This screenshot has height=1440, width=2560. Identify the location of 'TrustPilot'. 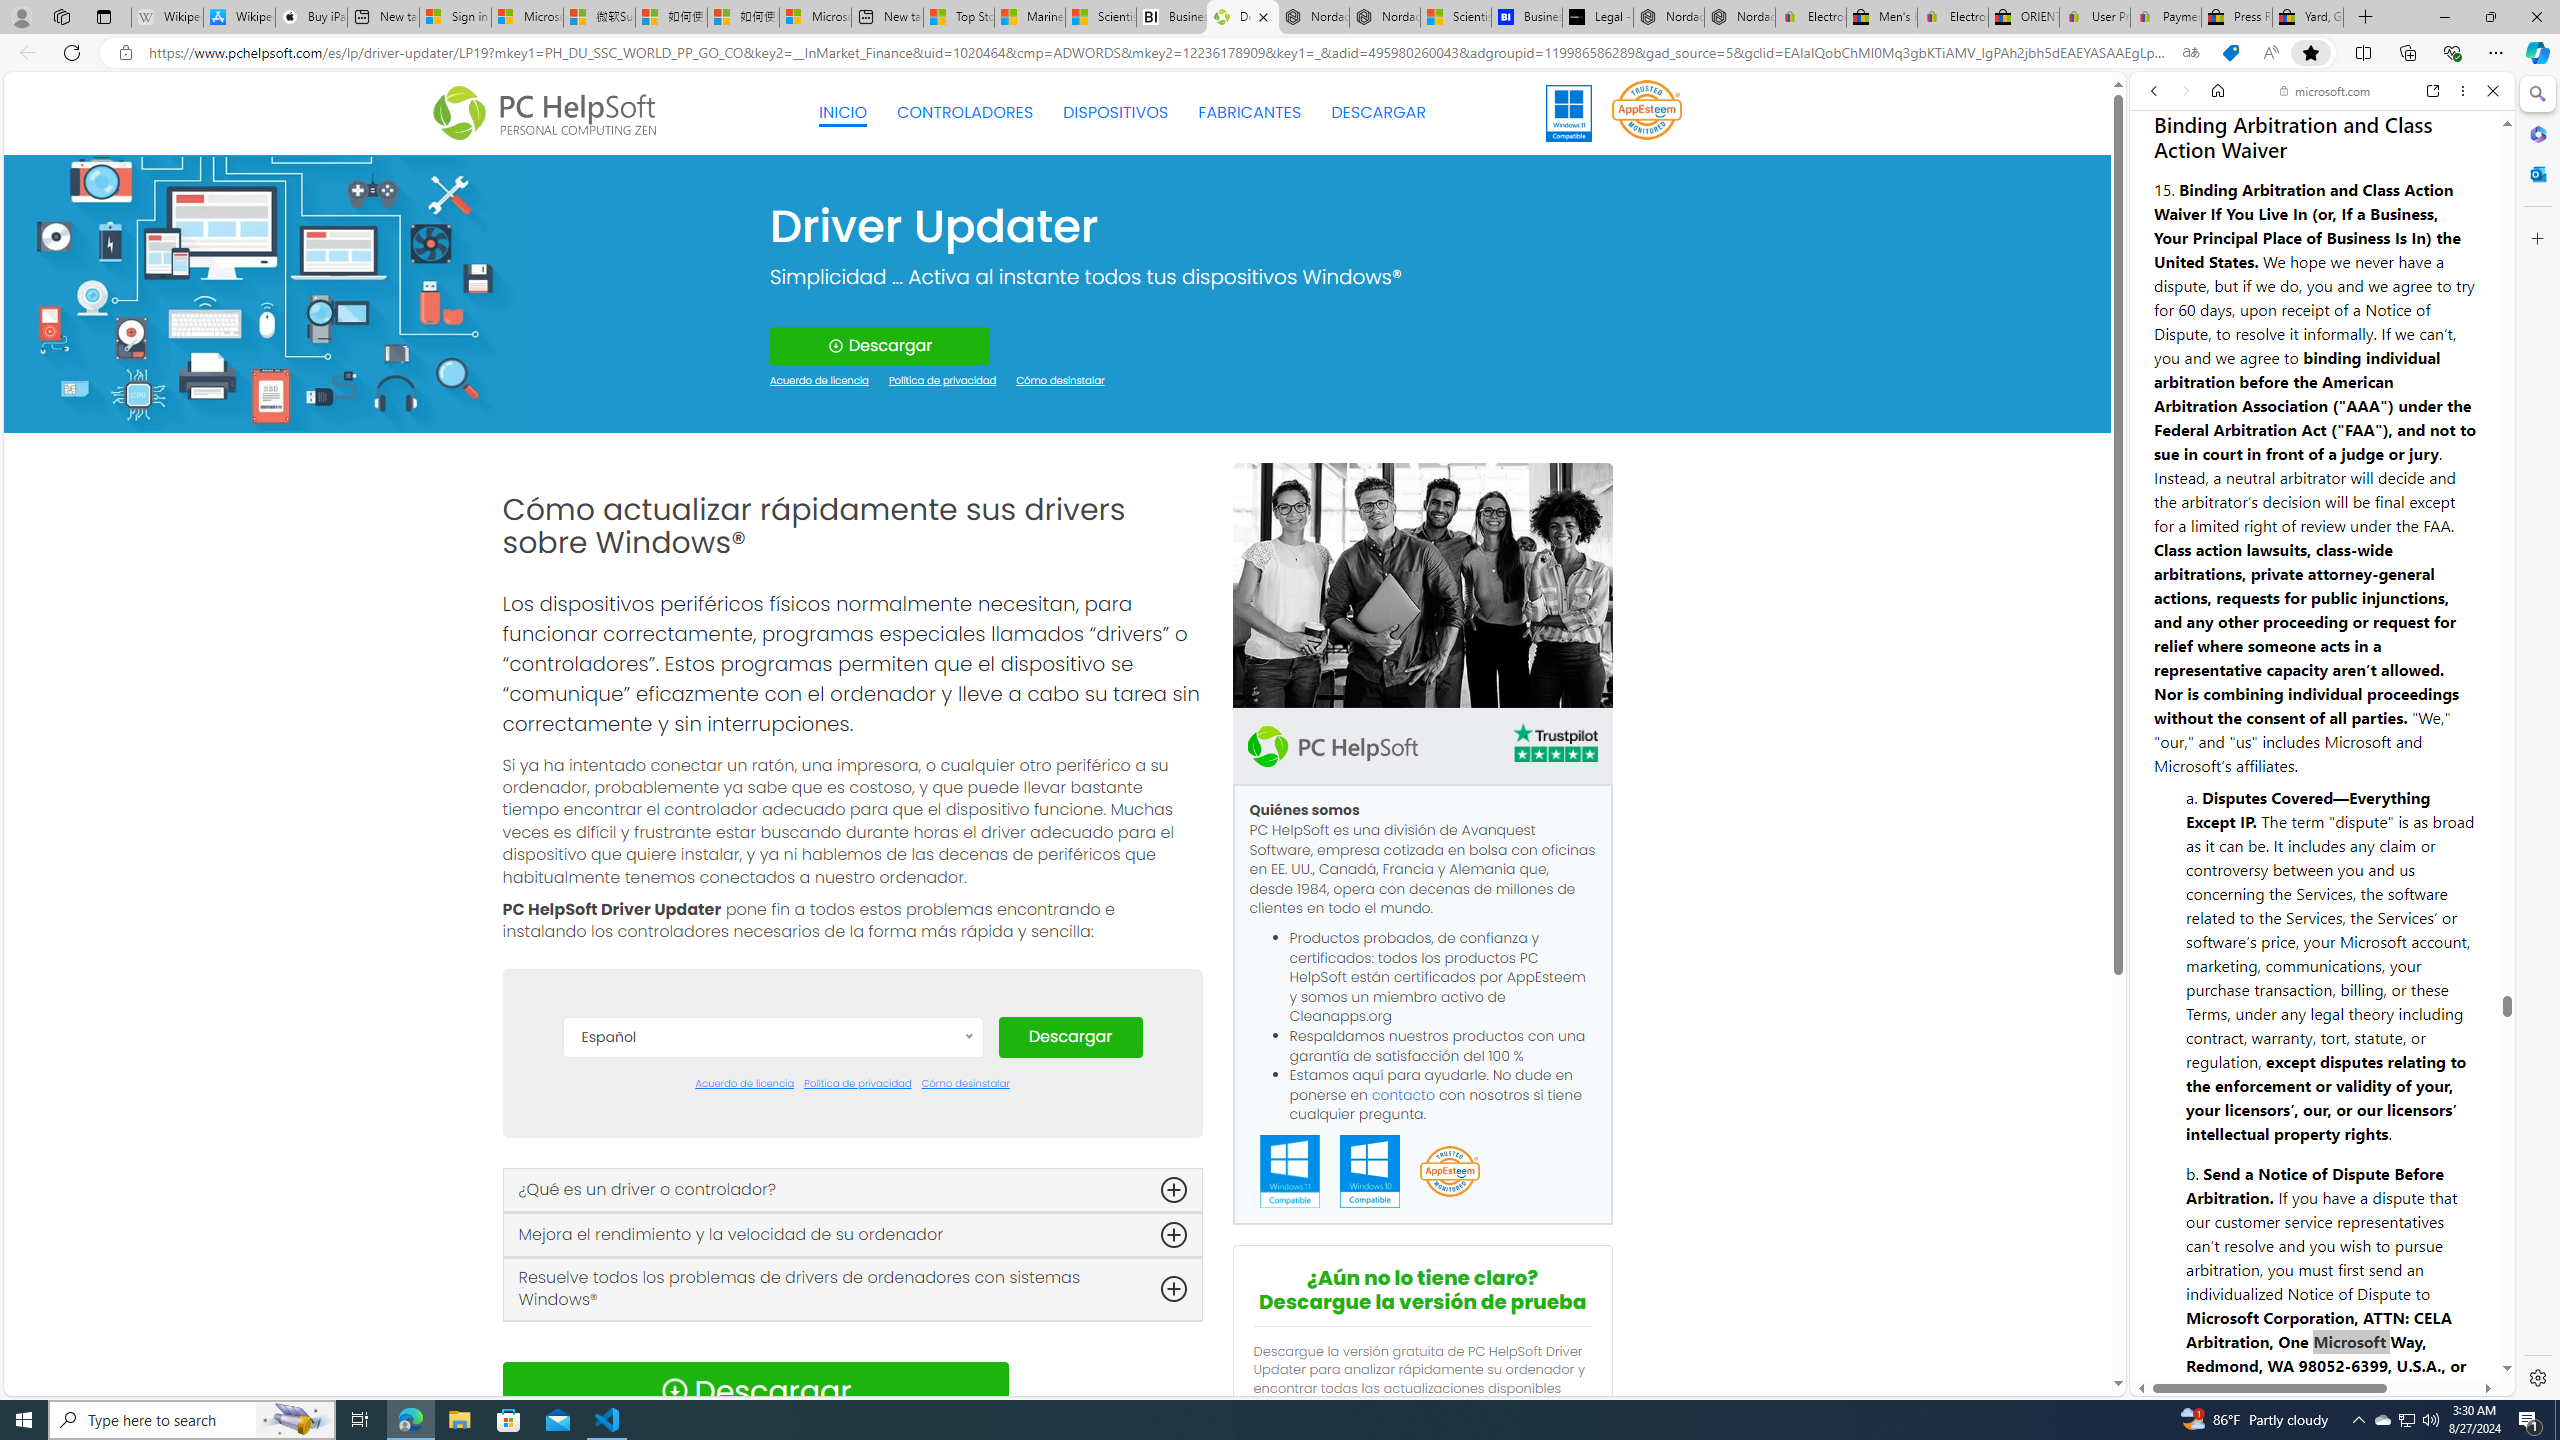
(1554, 742).